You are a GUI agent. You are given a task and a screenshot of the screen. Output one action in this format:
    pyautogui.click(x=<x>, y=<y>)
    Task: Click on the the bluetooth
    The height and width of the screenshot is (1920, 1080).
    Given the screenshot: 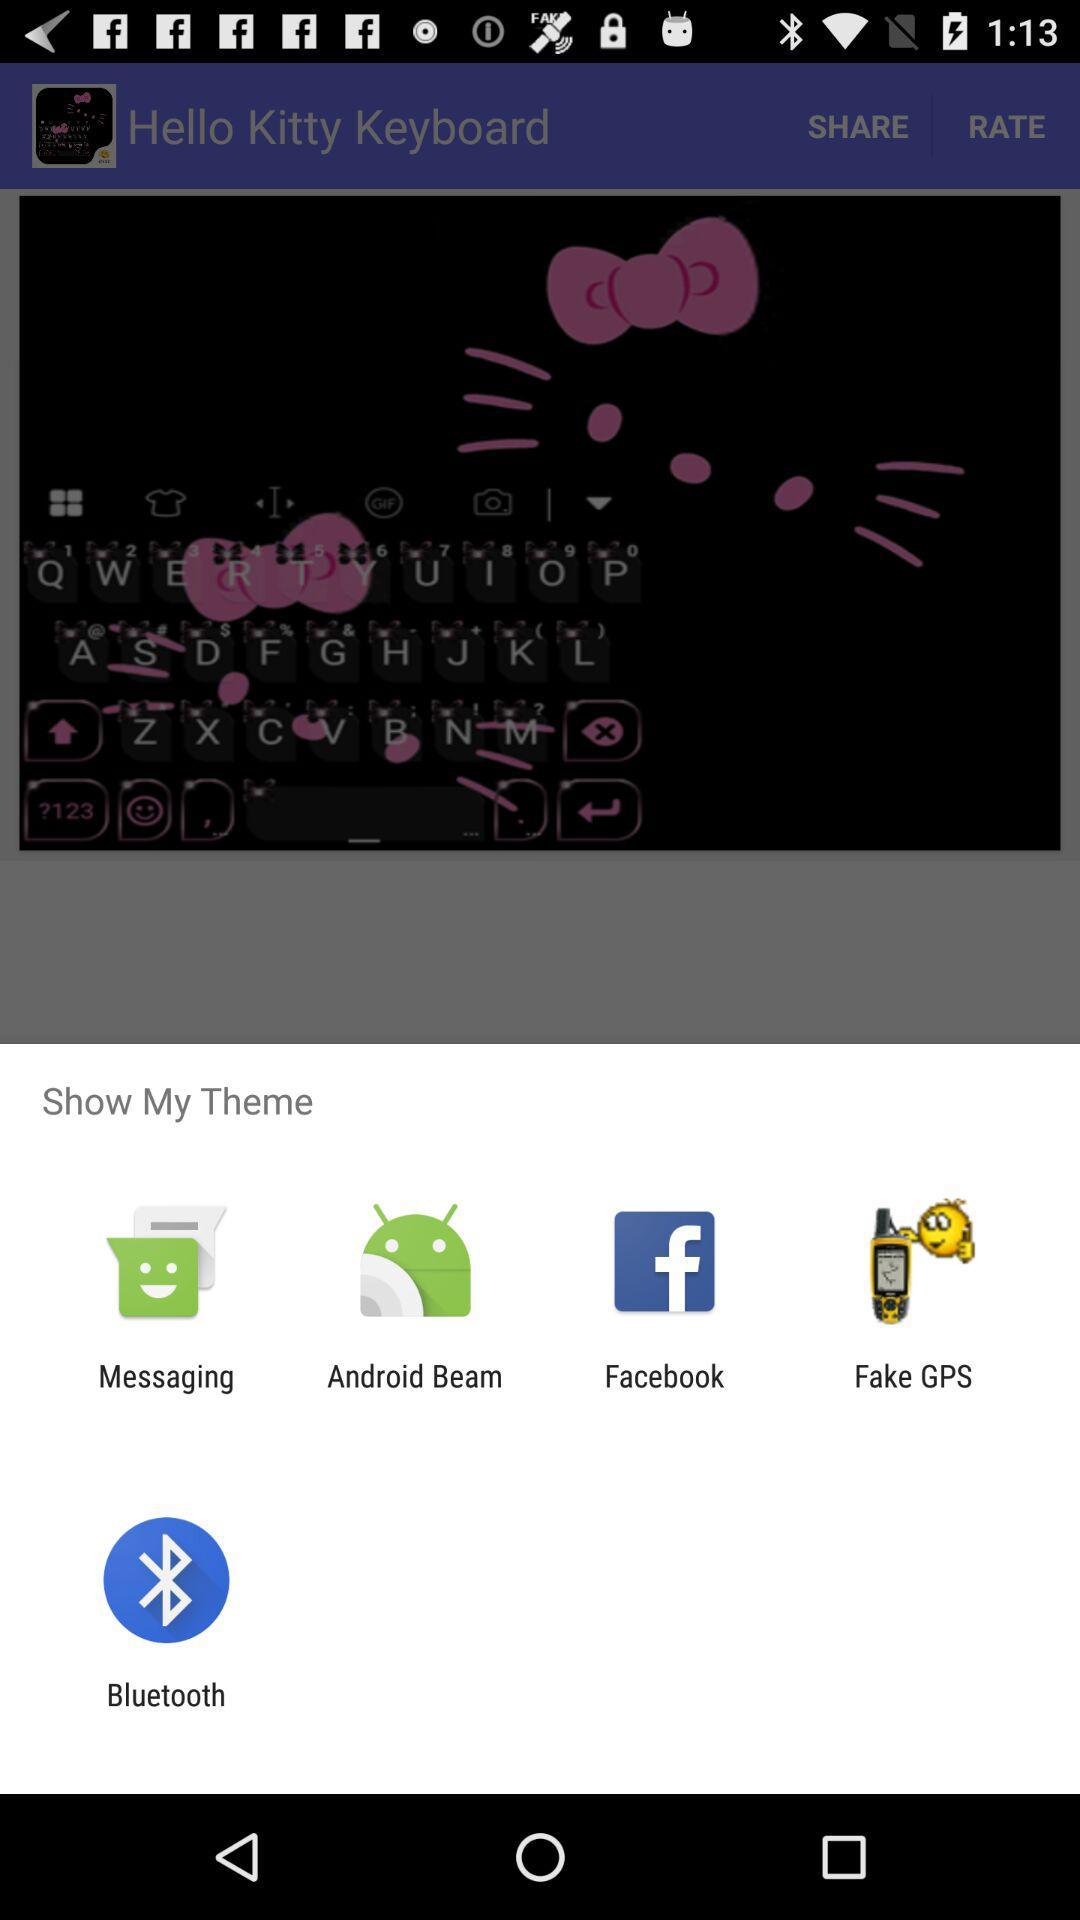 What is the action you would take?
    pyautogui.click(x=165, y=1711)
    